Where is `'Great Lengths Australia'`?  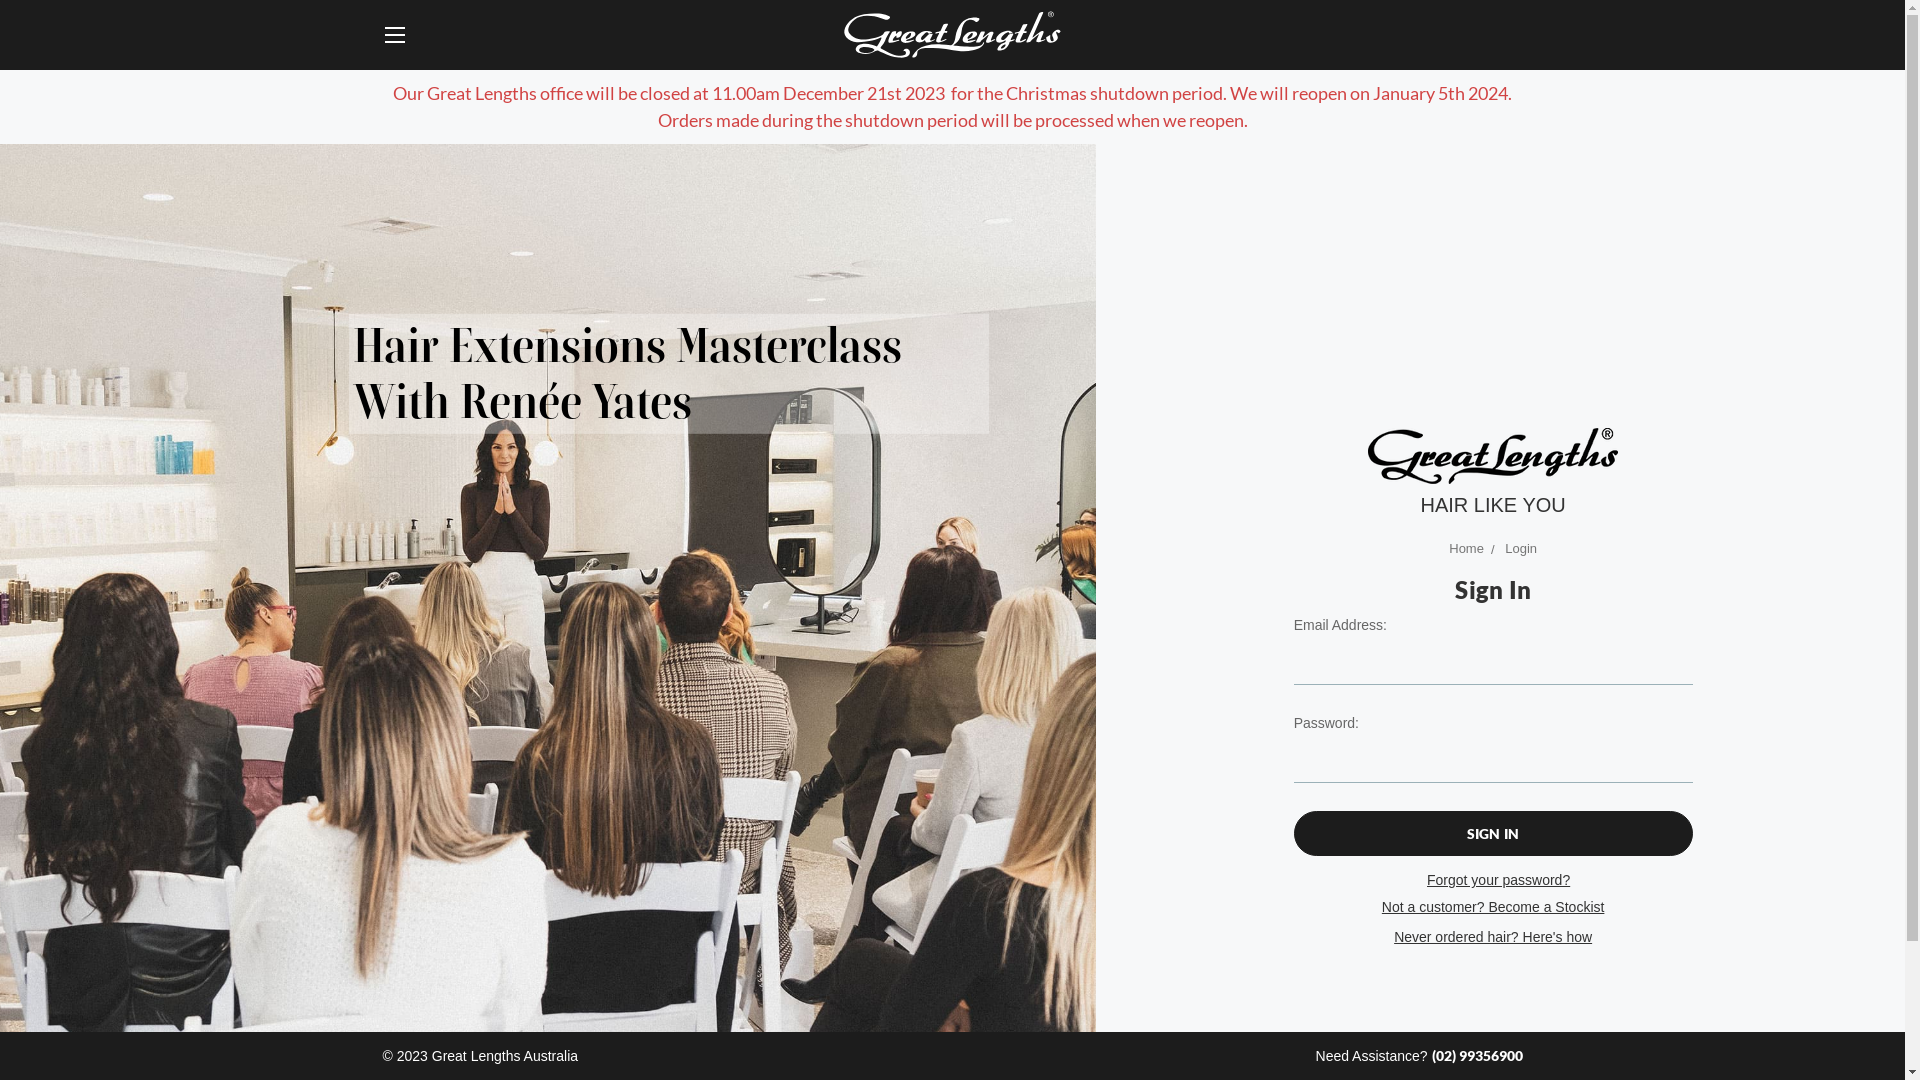
'Great Lengths Australia' is located at coordinates (951, 34).